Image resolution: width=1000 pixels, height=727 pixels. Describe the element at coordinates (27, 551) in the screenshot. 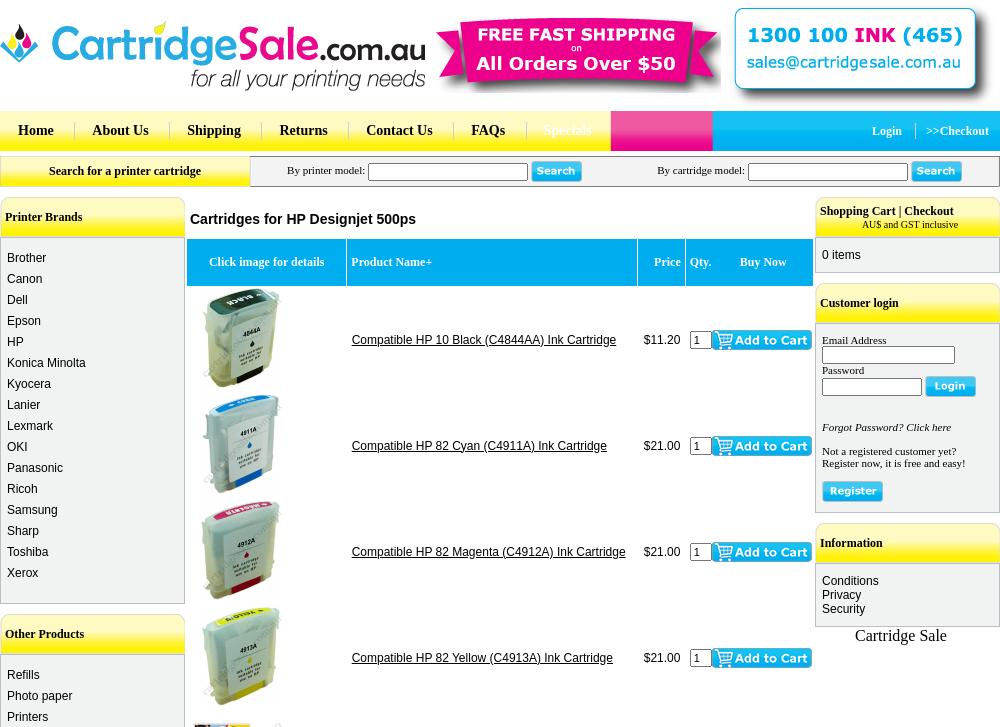

I see `'Toshiba'` at that location.